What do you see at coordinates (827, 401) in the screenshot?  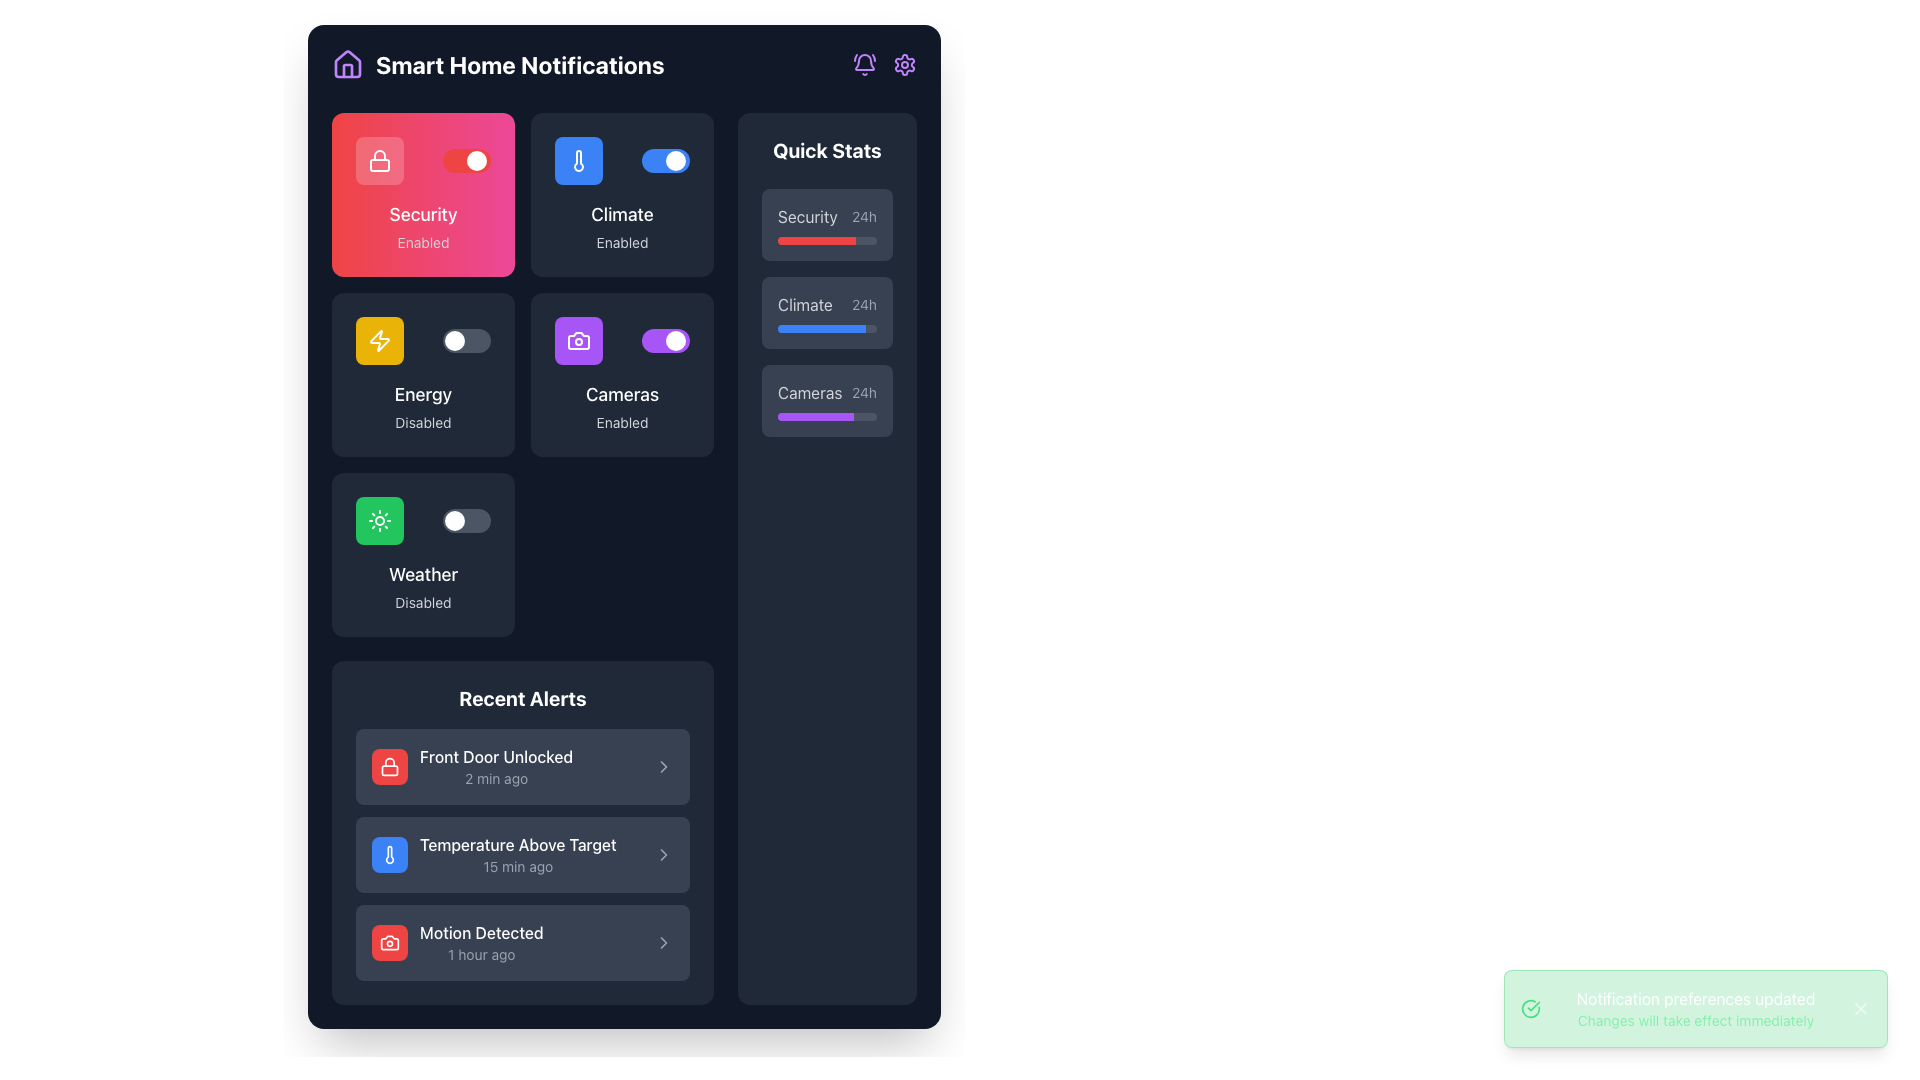 I see `the 'Cameras 24h' statistic card, which features a dark gray rectangular box with rounded corners, displaying 'Cameras' in a large light-gray font and '24h' in a smaller dimmer gray font, along with a purple progress bar underneath. This card is the third item in the 'Quick Stats' section` at bounding box center [827, 401].